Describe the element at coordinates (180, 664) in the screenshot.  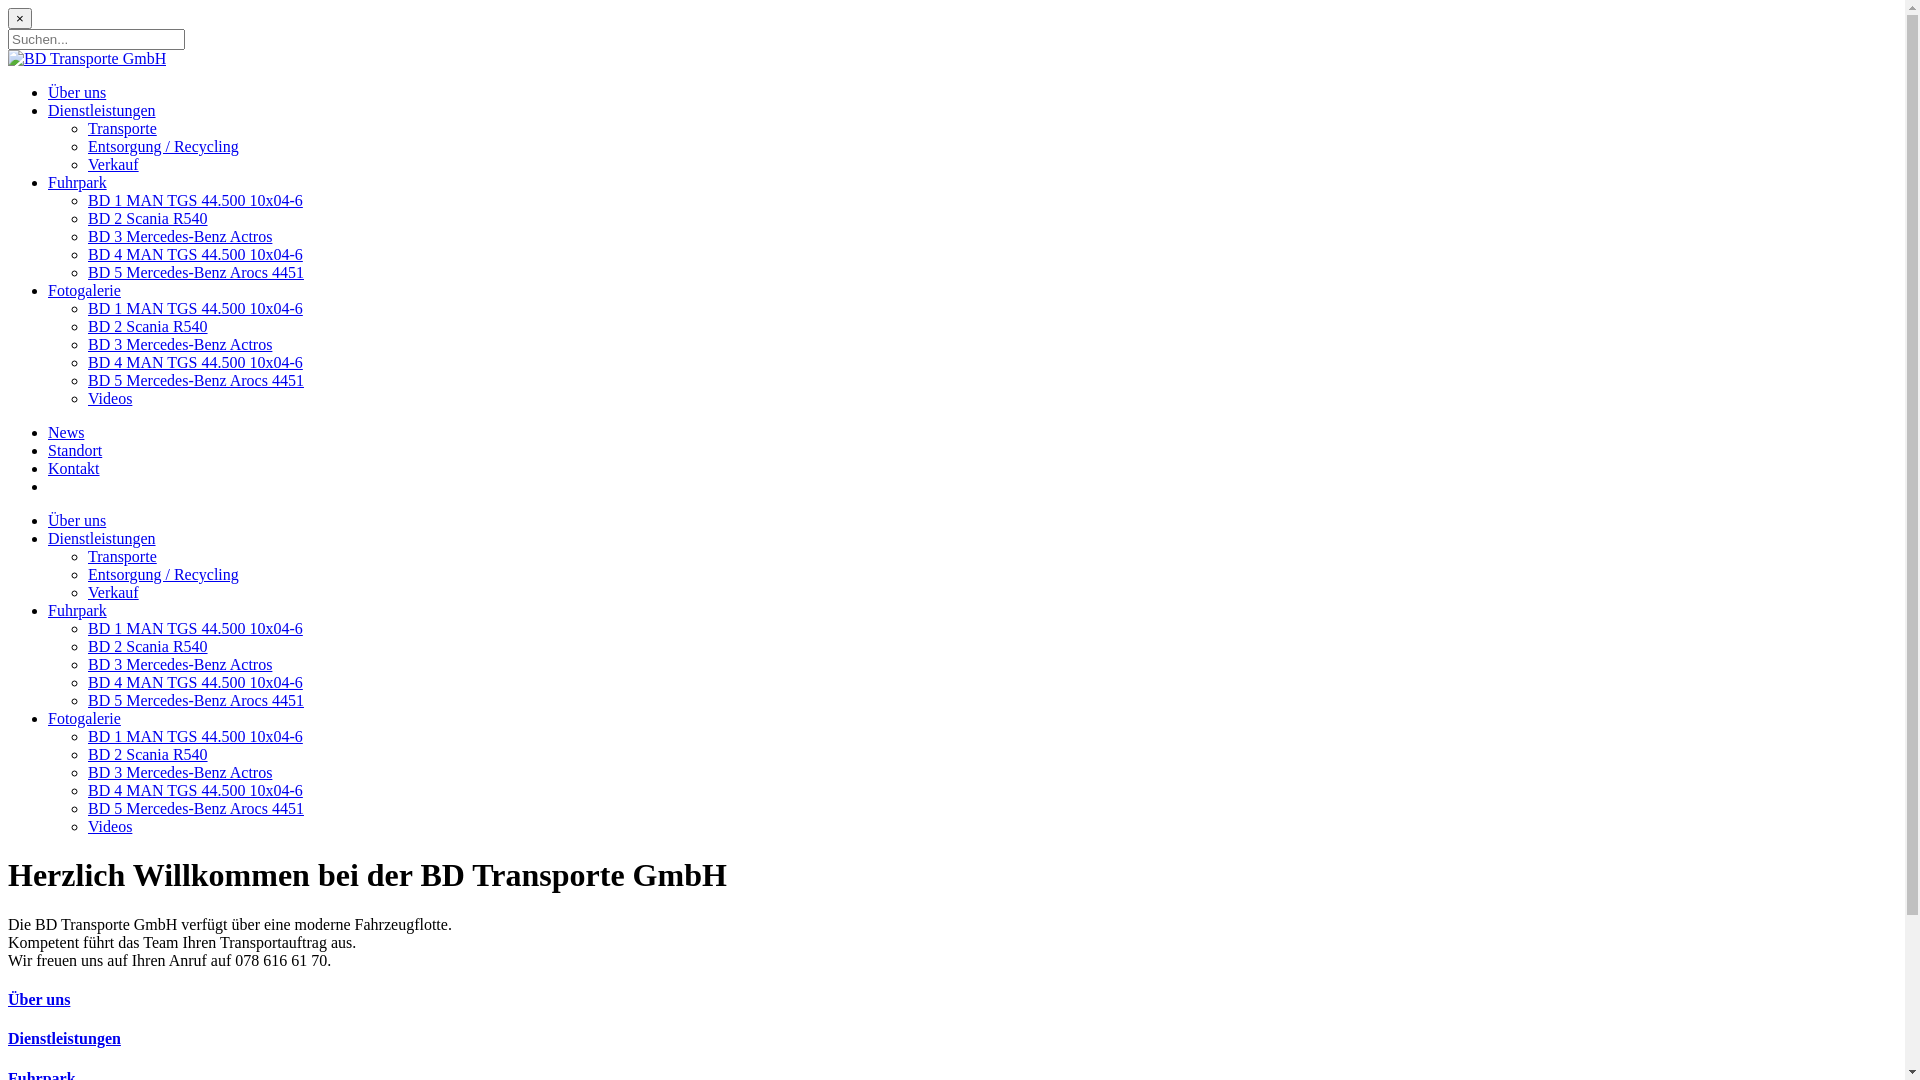
I see `'BD 3 Mercedes-Benz Actros'` at that location.